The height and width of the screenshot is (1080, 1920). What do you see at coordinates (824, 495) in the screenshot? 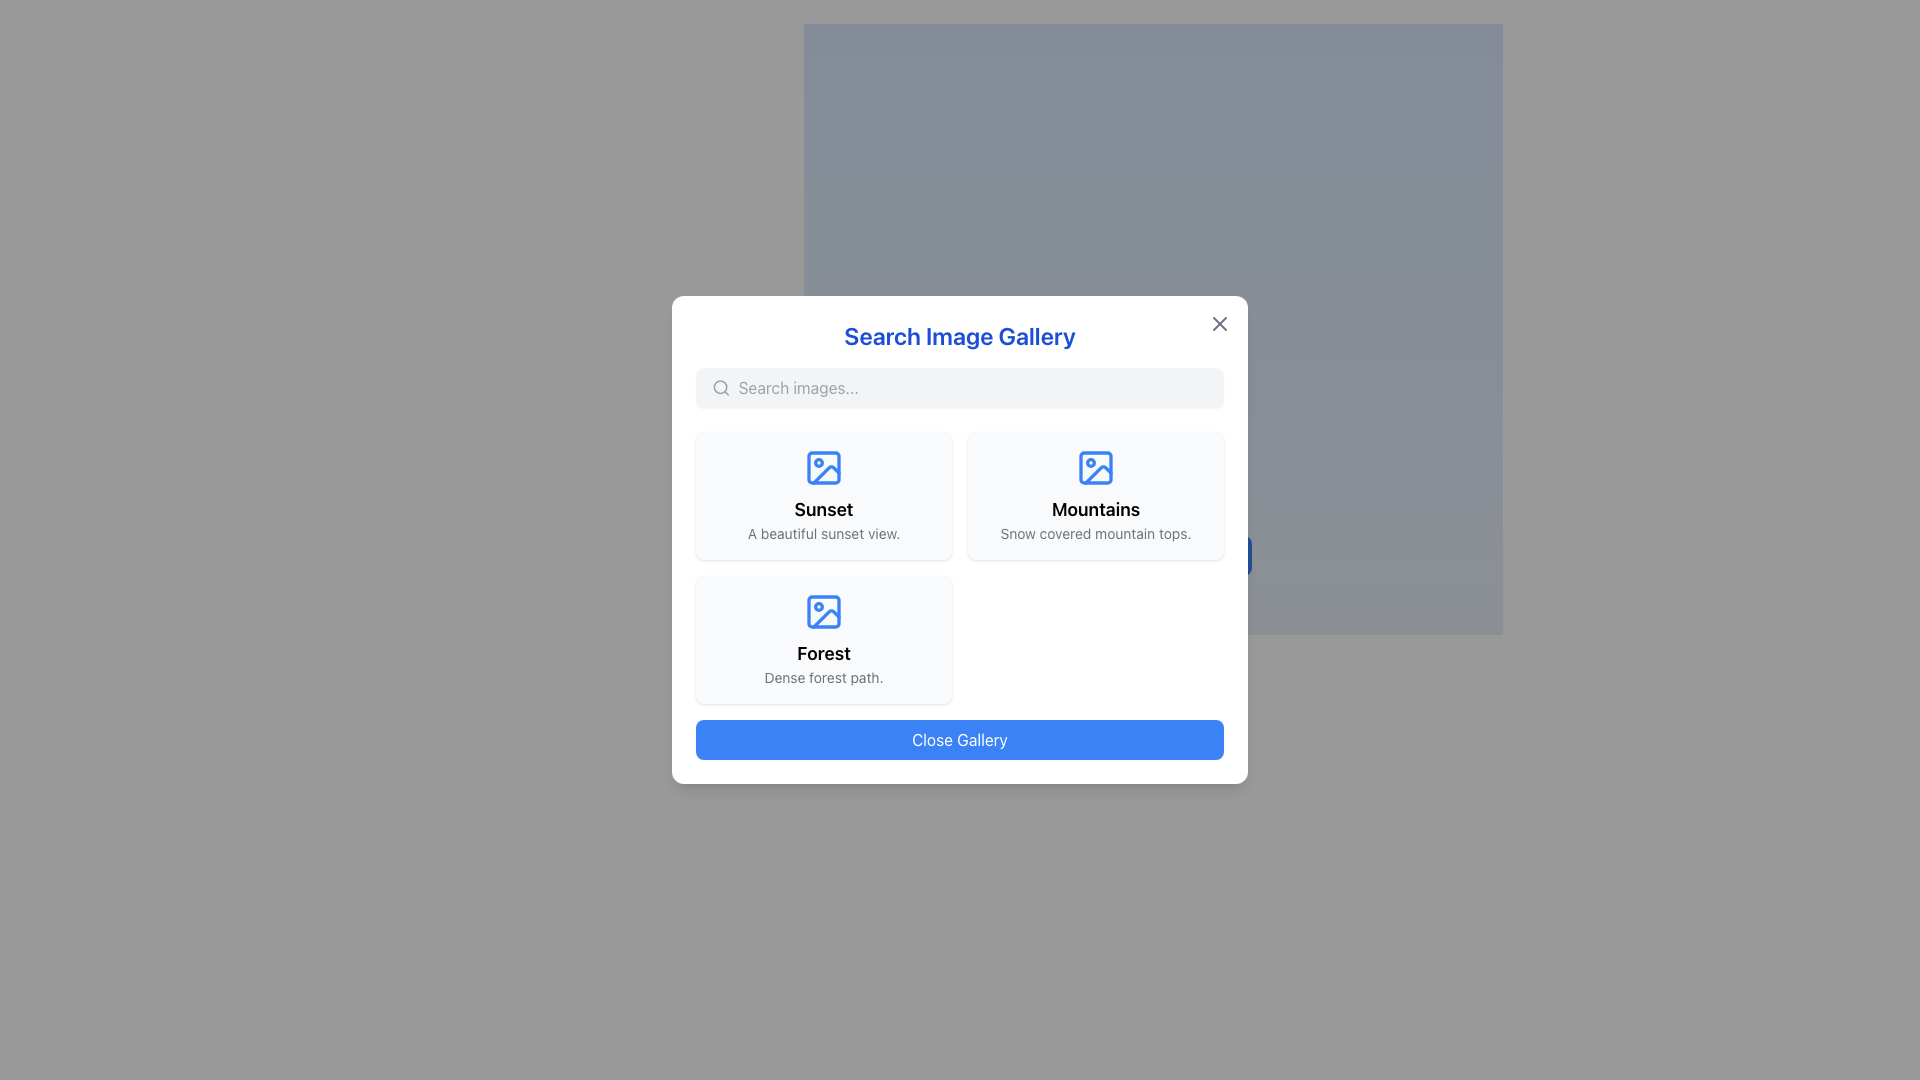
I see `the top-left card in the dialog box's content area` at bounding box center [824, 495].